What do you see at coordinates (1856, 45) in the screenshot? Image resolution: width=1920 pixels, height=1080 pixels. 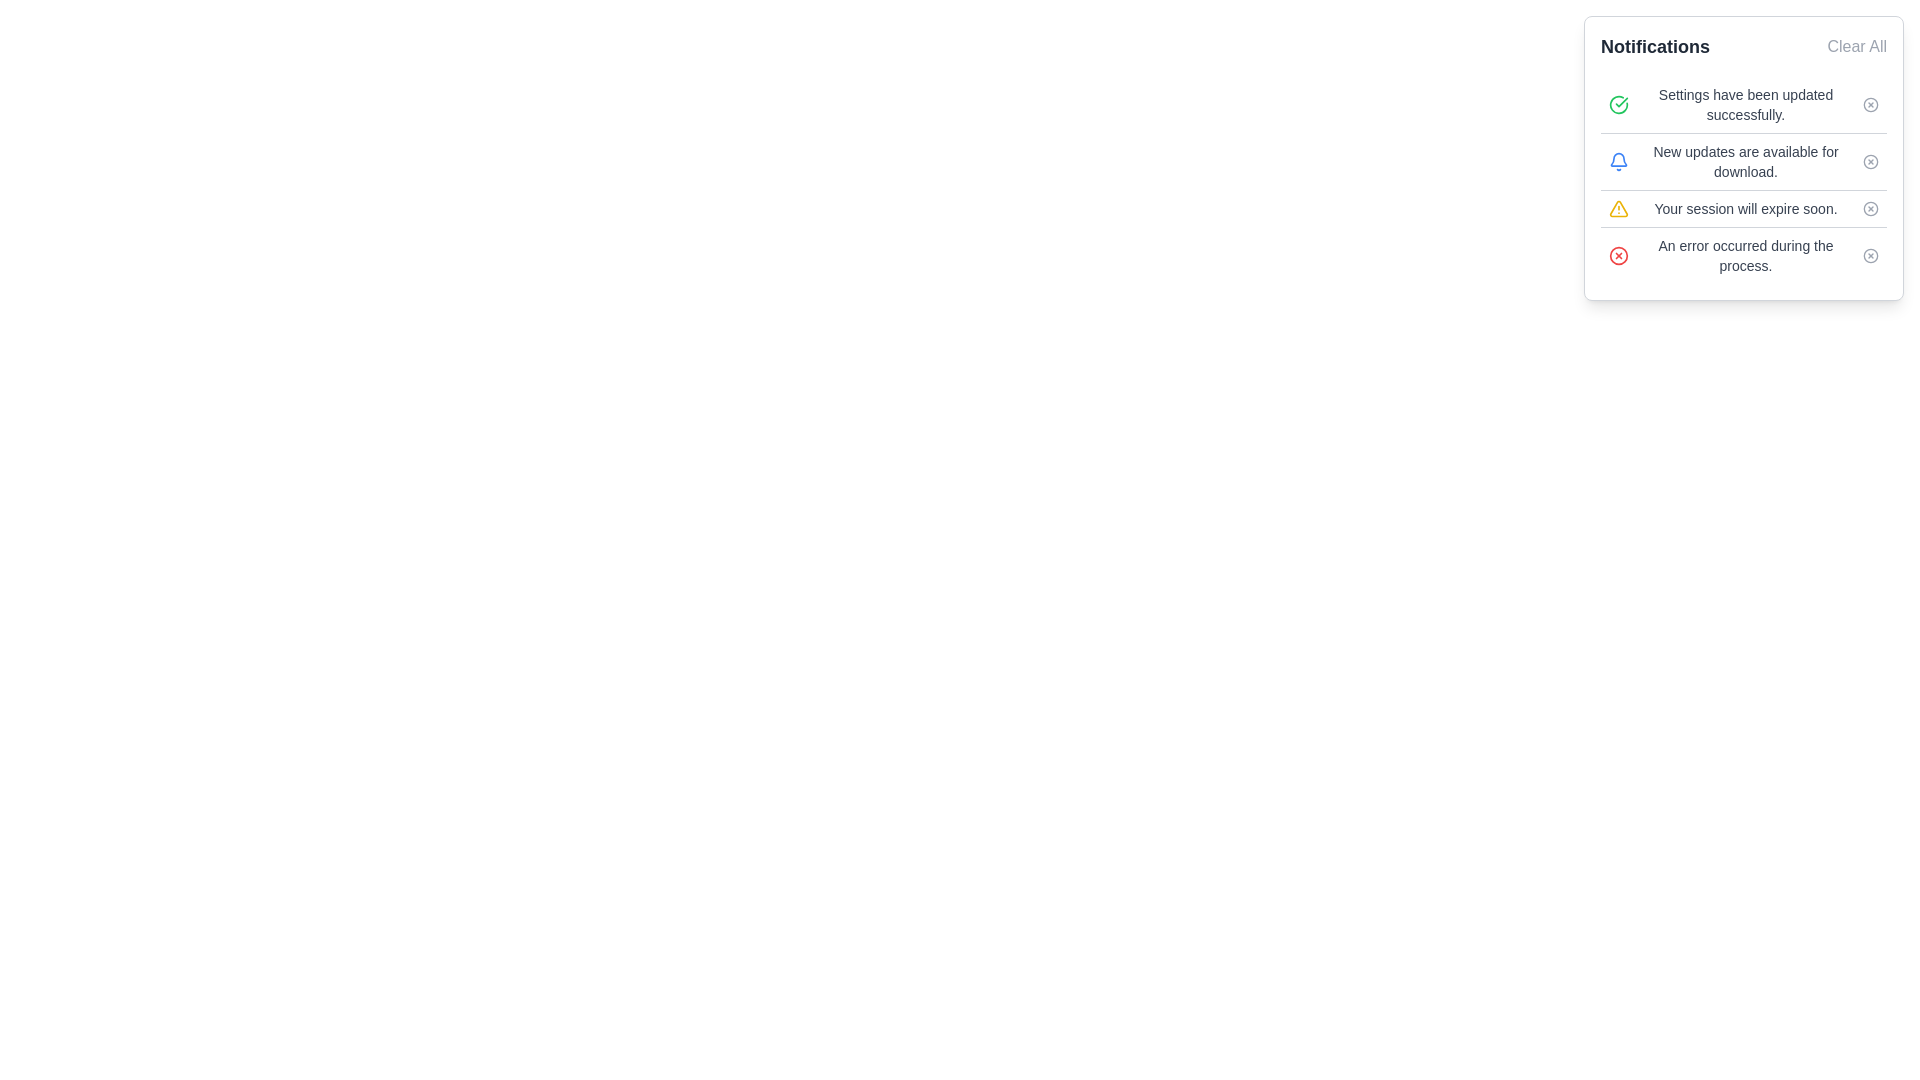 I see `the 'Clear Notifications' button located at the far right of the notifications panel to clear all listed notifications` at bounding box center [1856, 45].